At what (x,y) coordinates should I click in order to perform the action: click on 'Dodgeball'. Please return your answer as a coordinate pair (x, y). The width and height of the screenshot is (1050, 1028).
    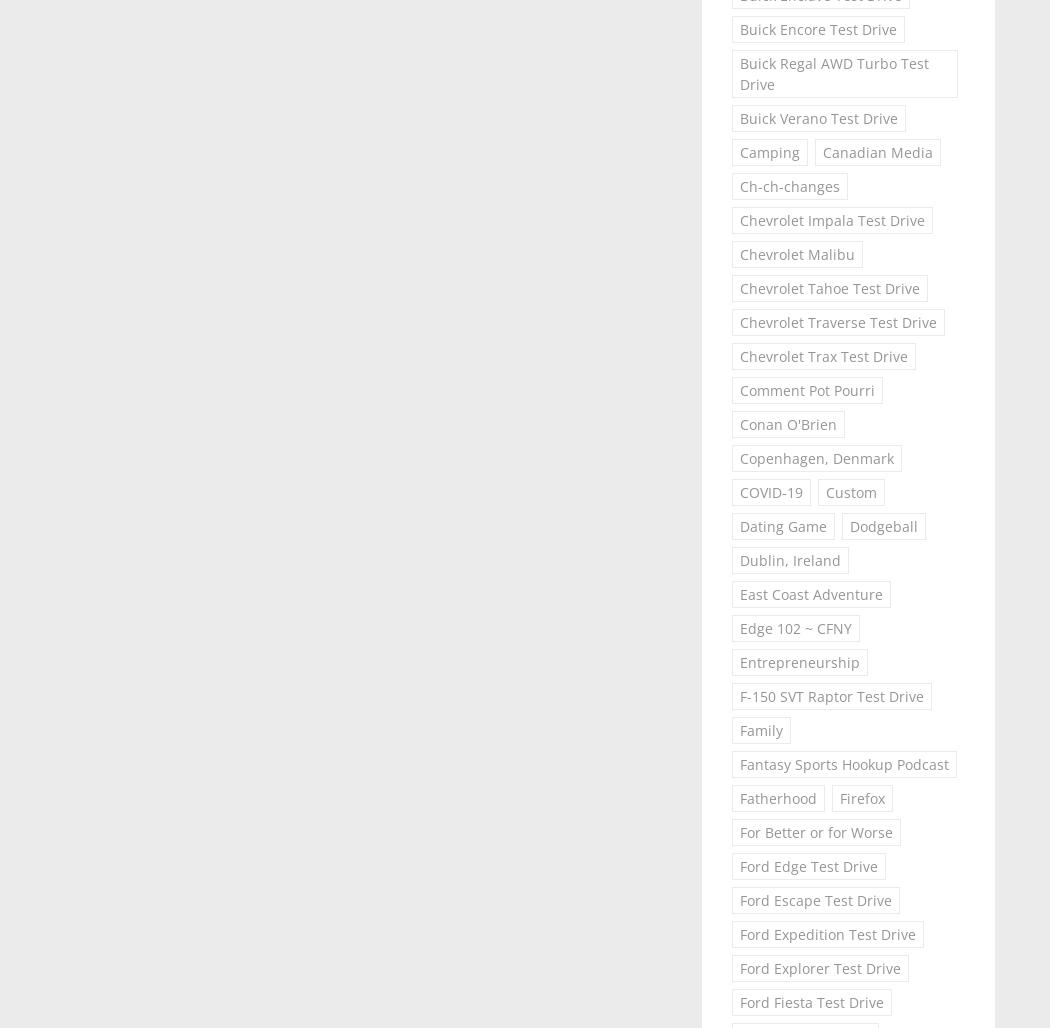
    Looking at the image, I should click on (849, 526).